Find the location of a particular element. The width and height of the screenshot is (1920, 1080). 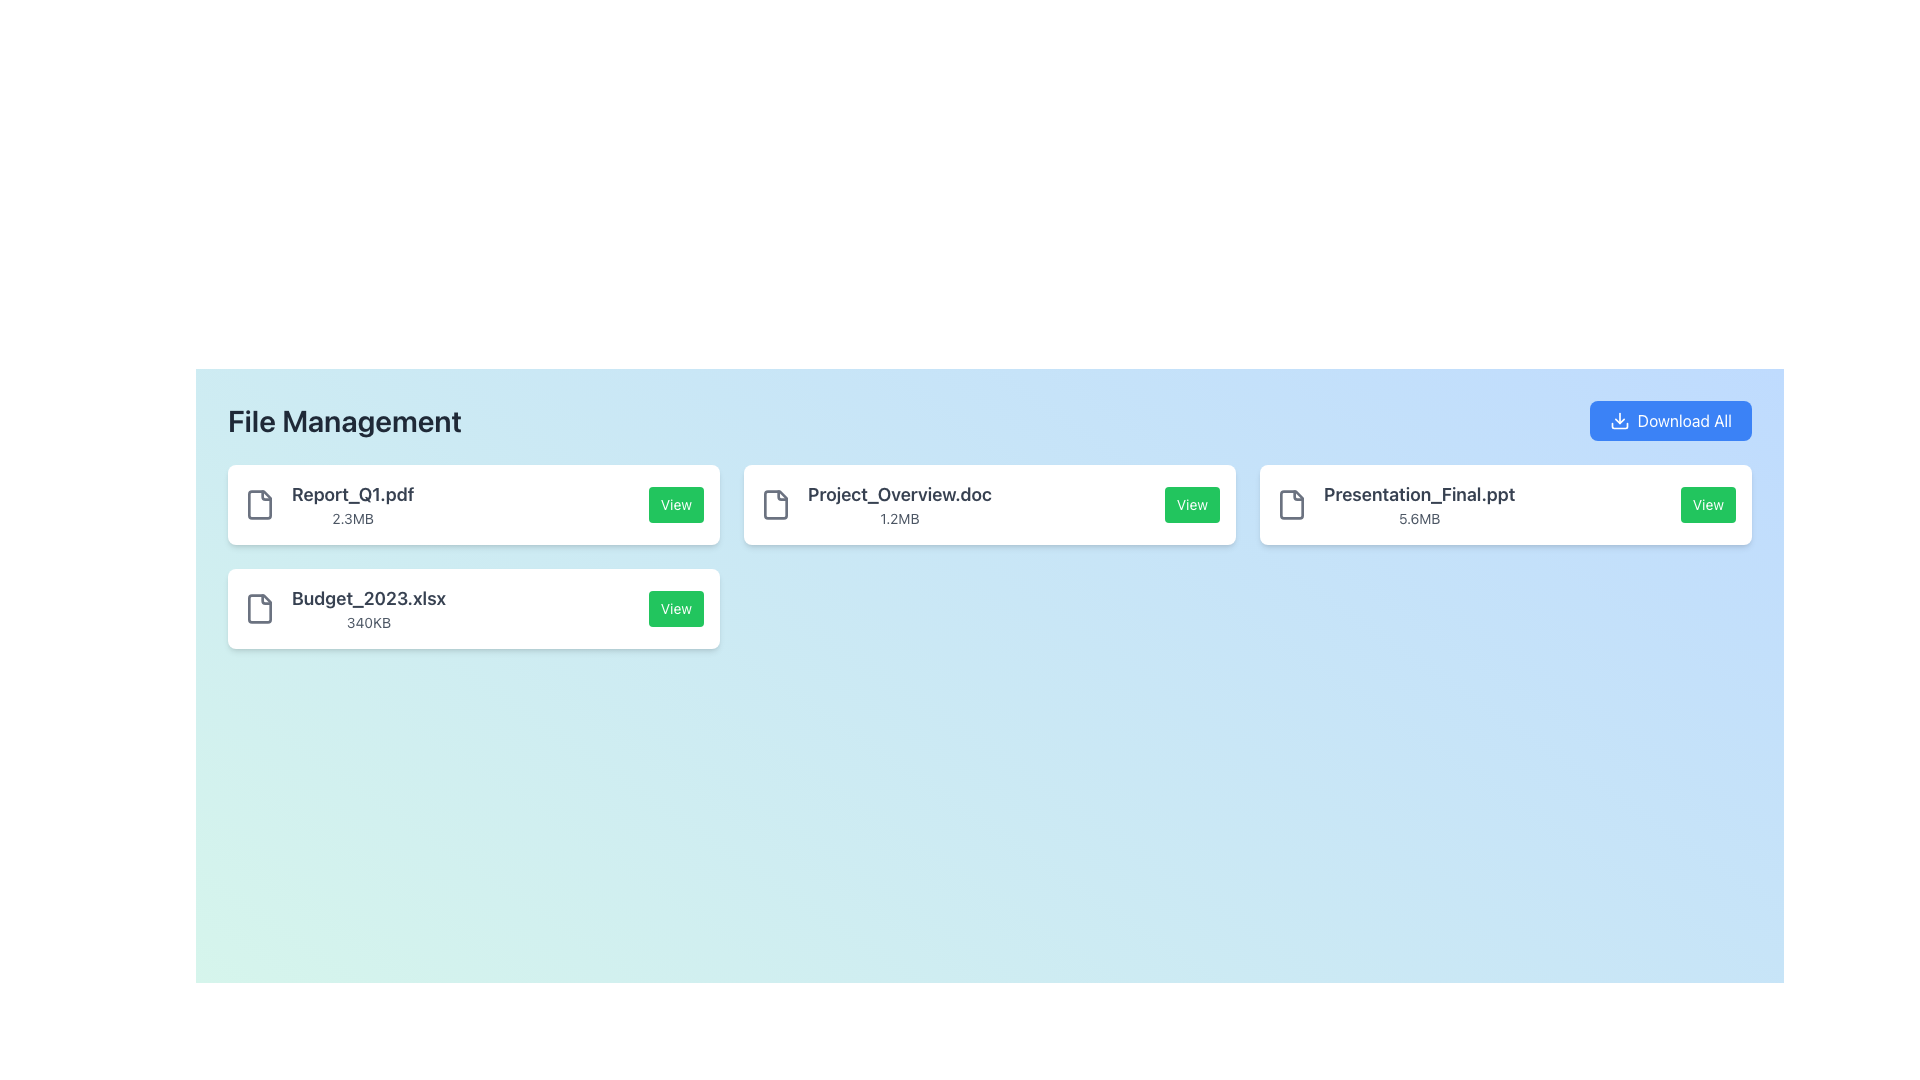

the Text Display Component that shows the file name 'Budget_2023.xlsx' and its size '340KB' is located at coordinates (369, 608).